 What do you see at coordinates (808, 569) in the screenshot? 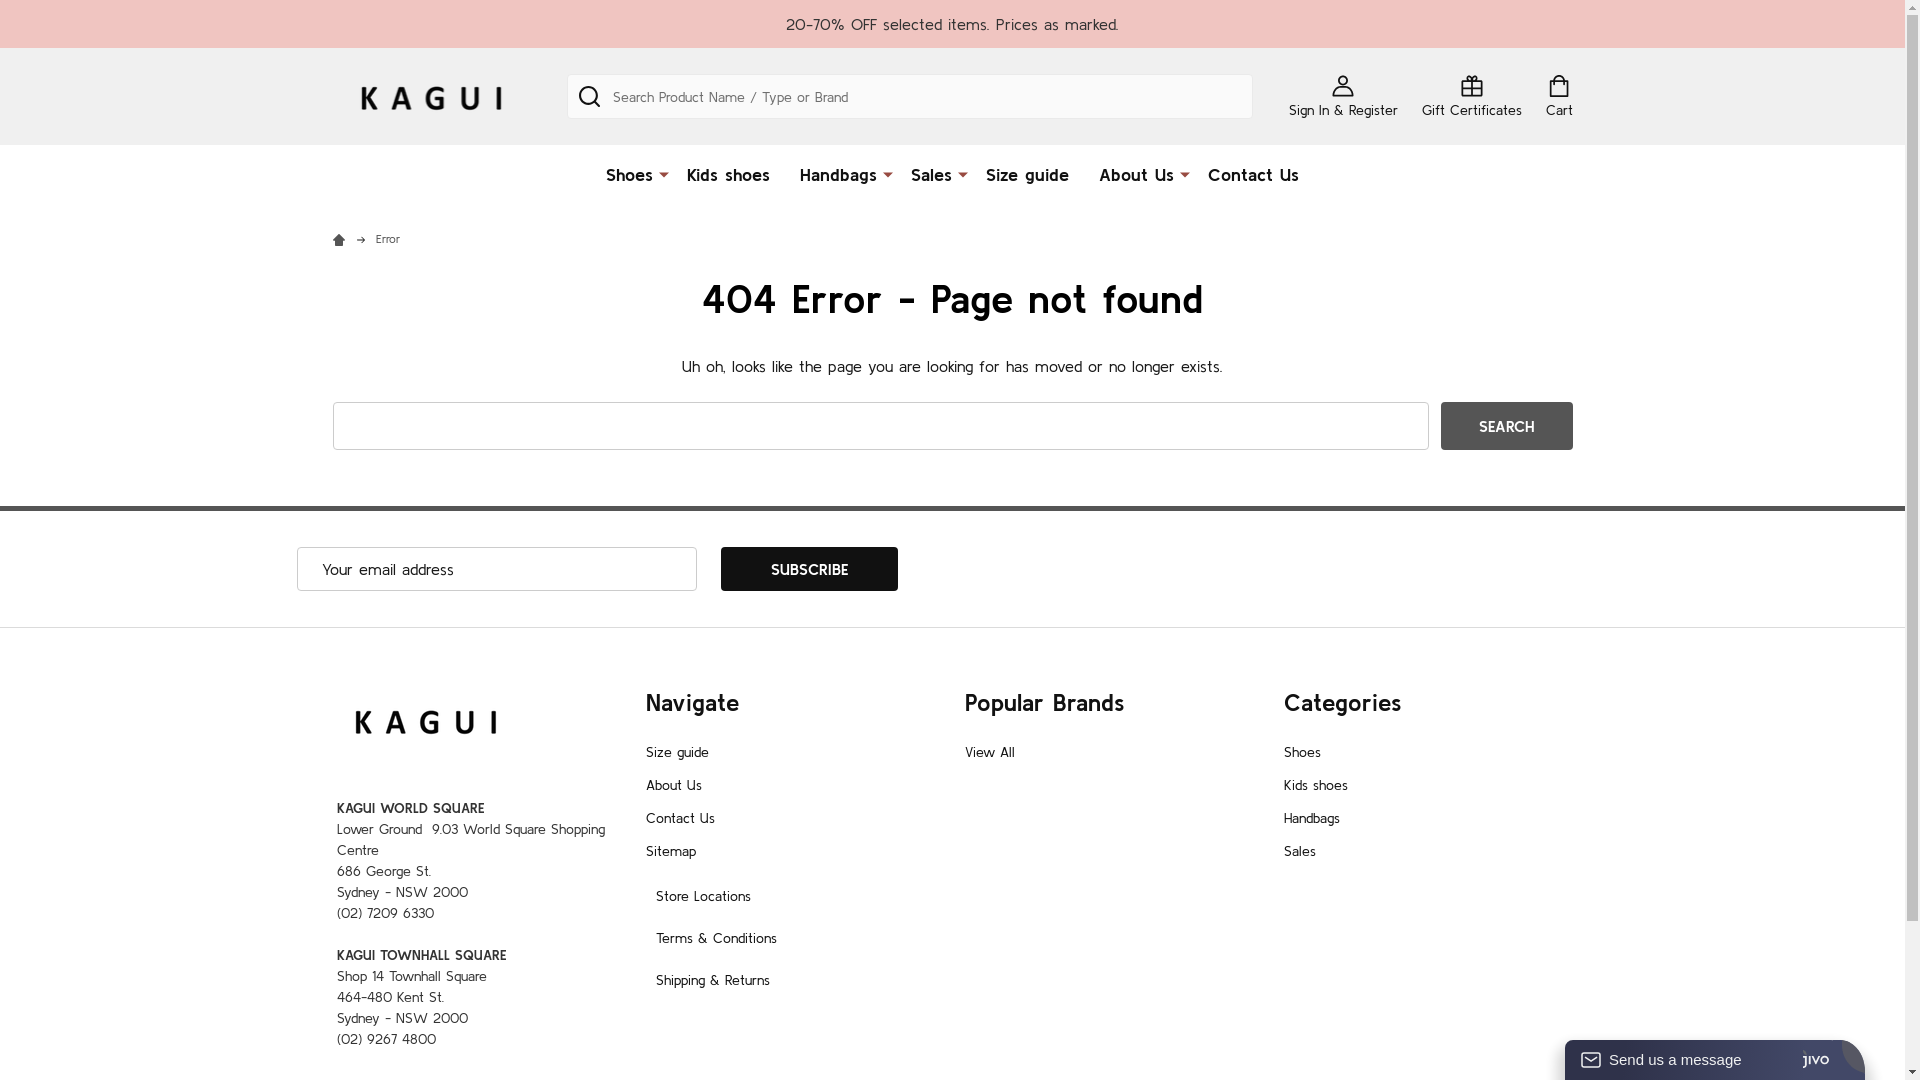
I see `'SUBSCRIBE'` at bounding box center [808, 569].